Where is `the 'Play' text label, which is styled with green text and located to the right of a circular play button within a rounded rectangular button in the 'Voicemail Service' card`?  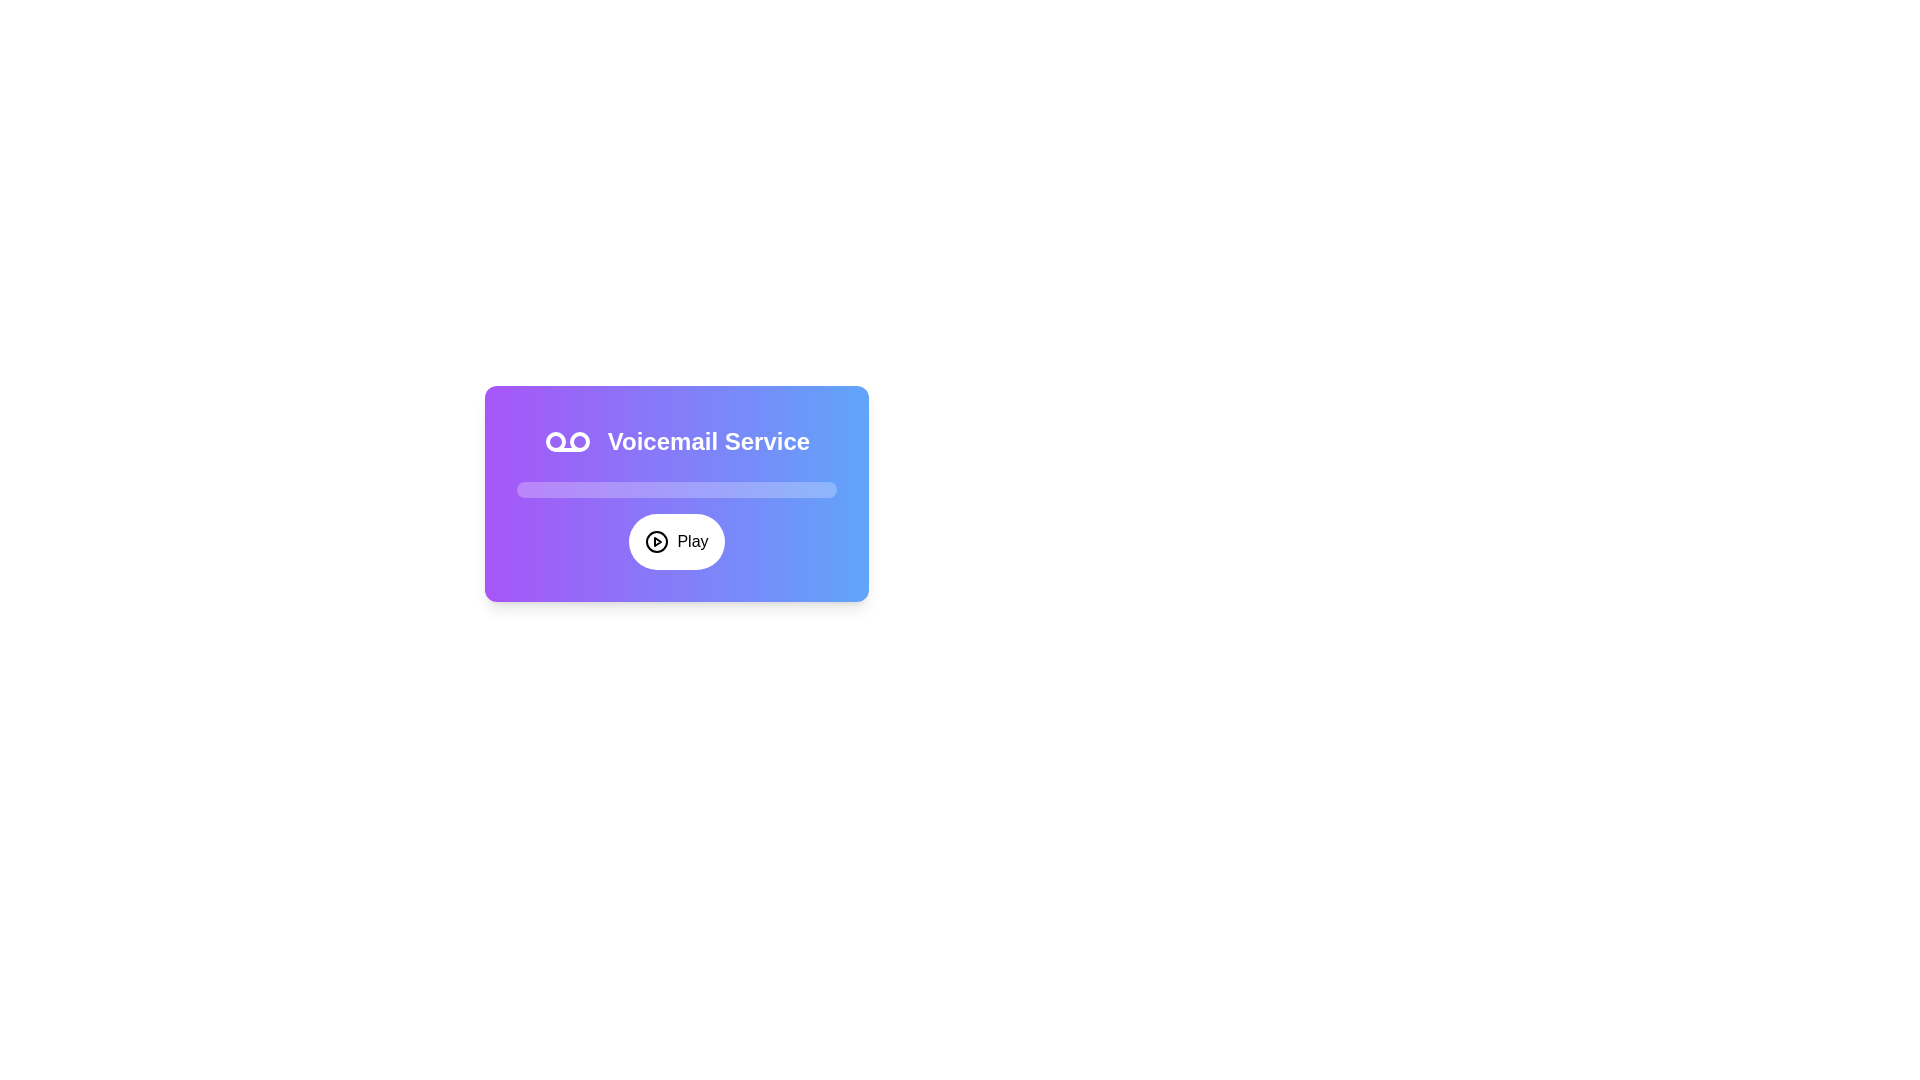
the 'Play' text label, which is styled with green text and located to the right of a circular play button within a rounded rectangular button in the 'Voicemail Service' card is located at coordinates (692, 542).